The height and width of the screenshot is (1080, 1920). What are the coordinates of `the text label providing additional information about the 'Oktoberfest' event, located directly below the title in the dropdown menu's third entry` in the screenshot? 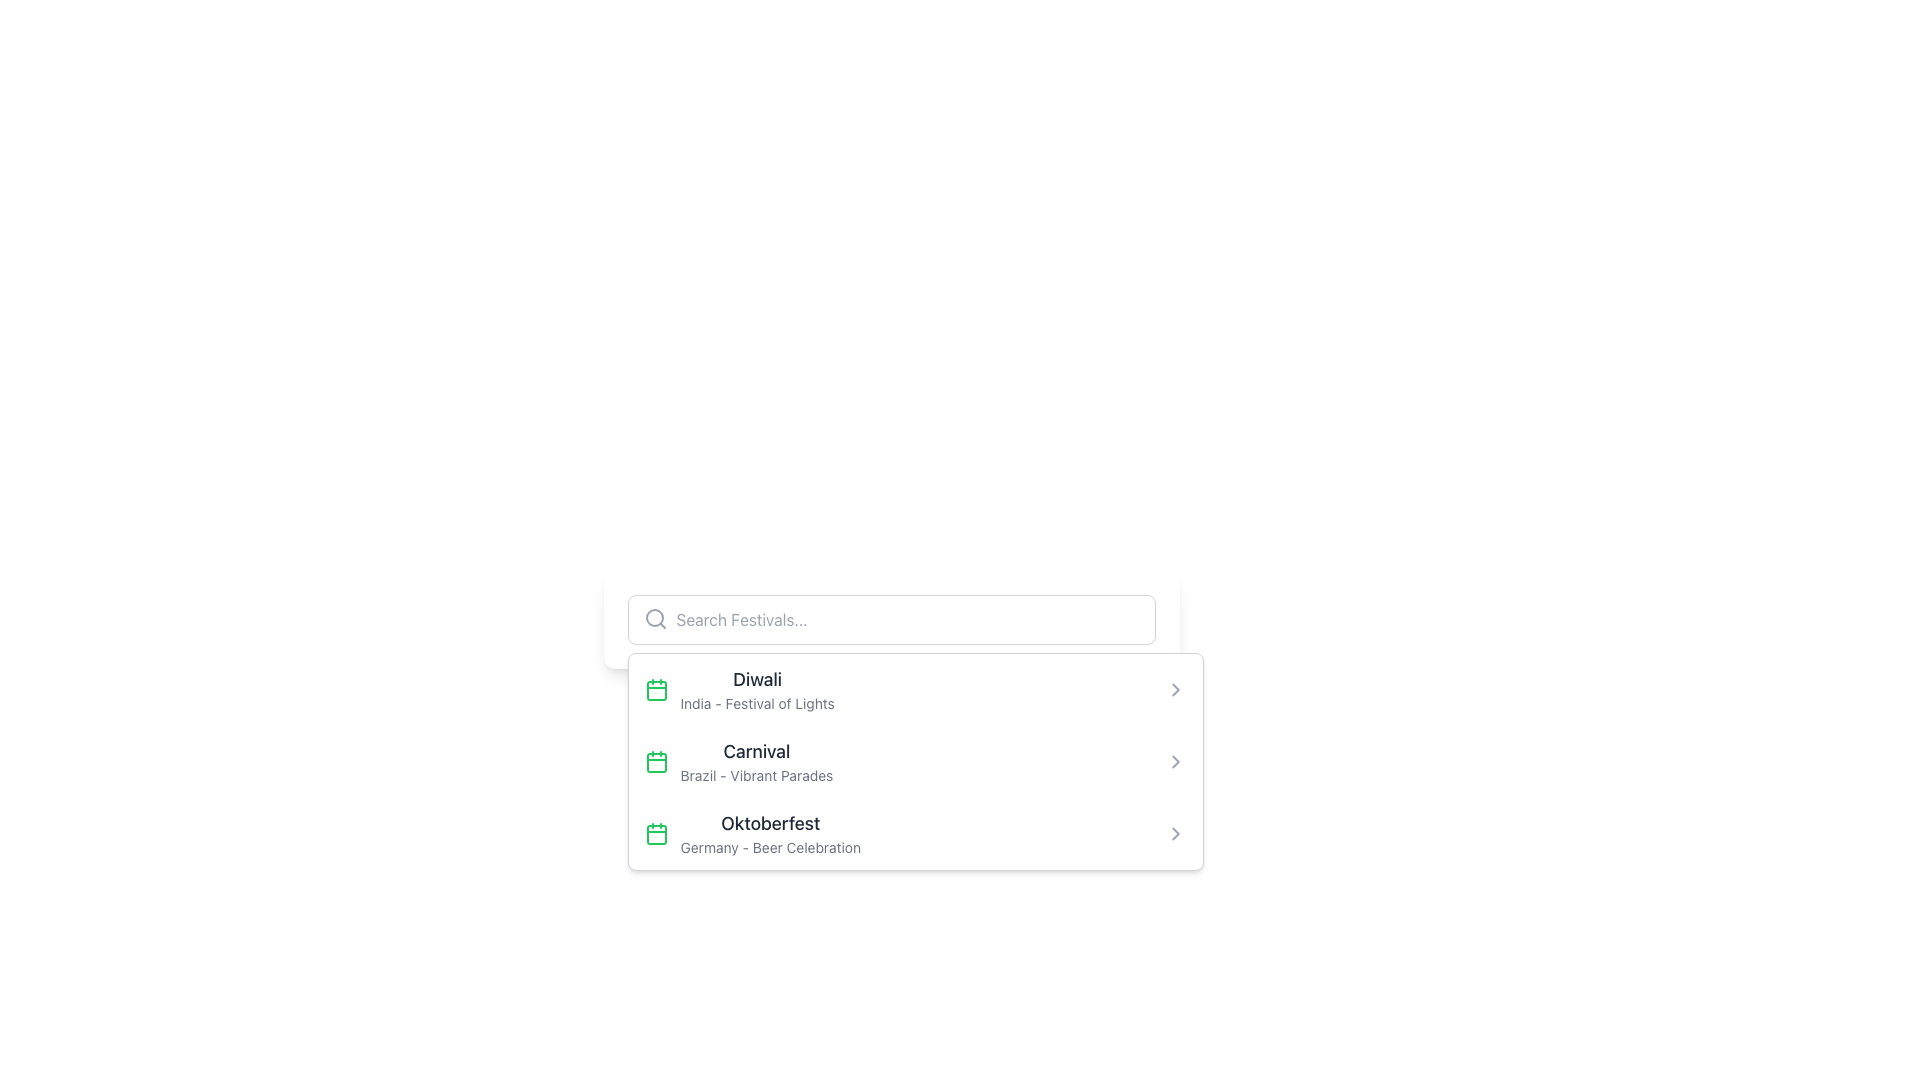 It's located at (769, 848).